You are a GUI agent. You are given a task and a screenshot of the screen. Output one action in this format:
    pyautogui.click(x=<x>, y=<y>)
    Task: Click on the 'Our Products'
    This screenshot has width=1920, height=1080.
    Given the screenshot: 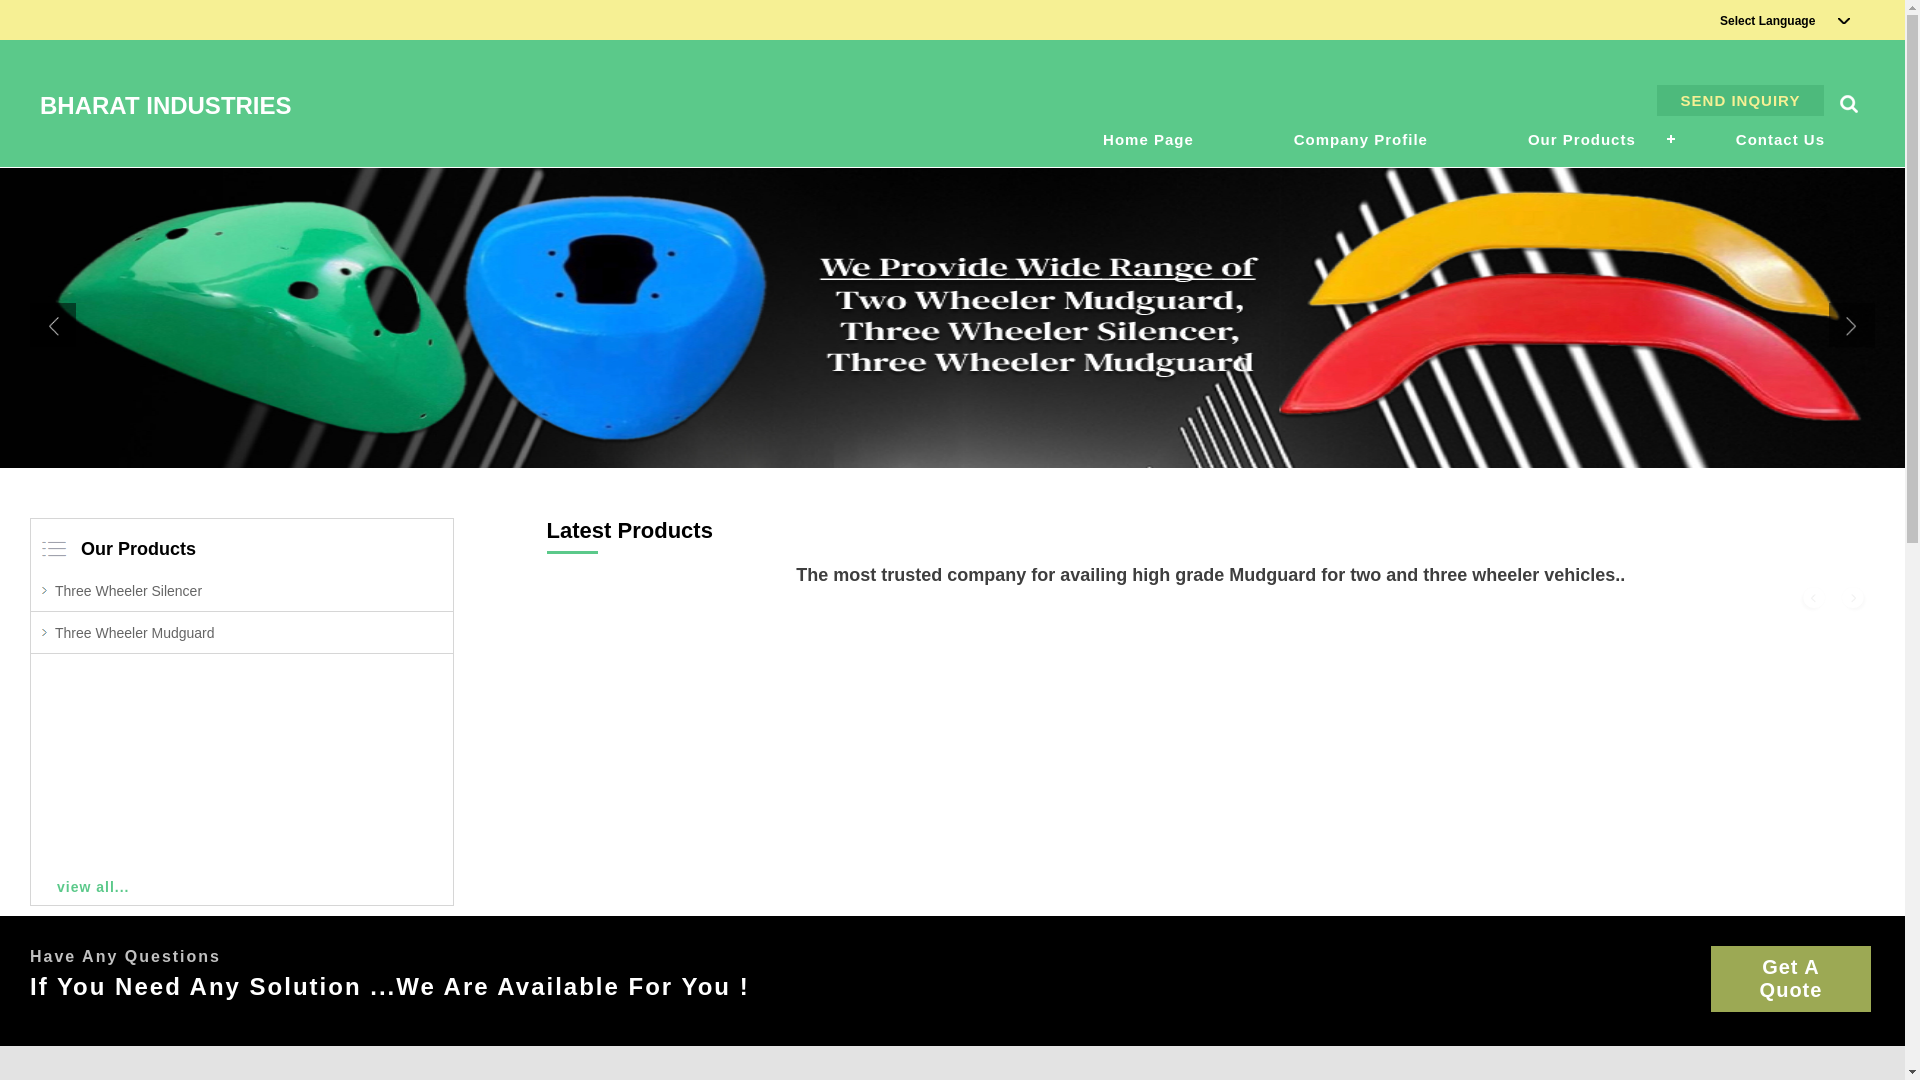 What is the action you would take?
    pyautogui.click(x=1581, y=138)
    